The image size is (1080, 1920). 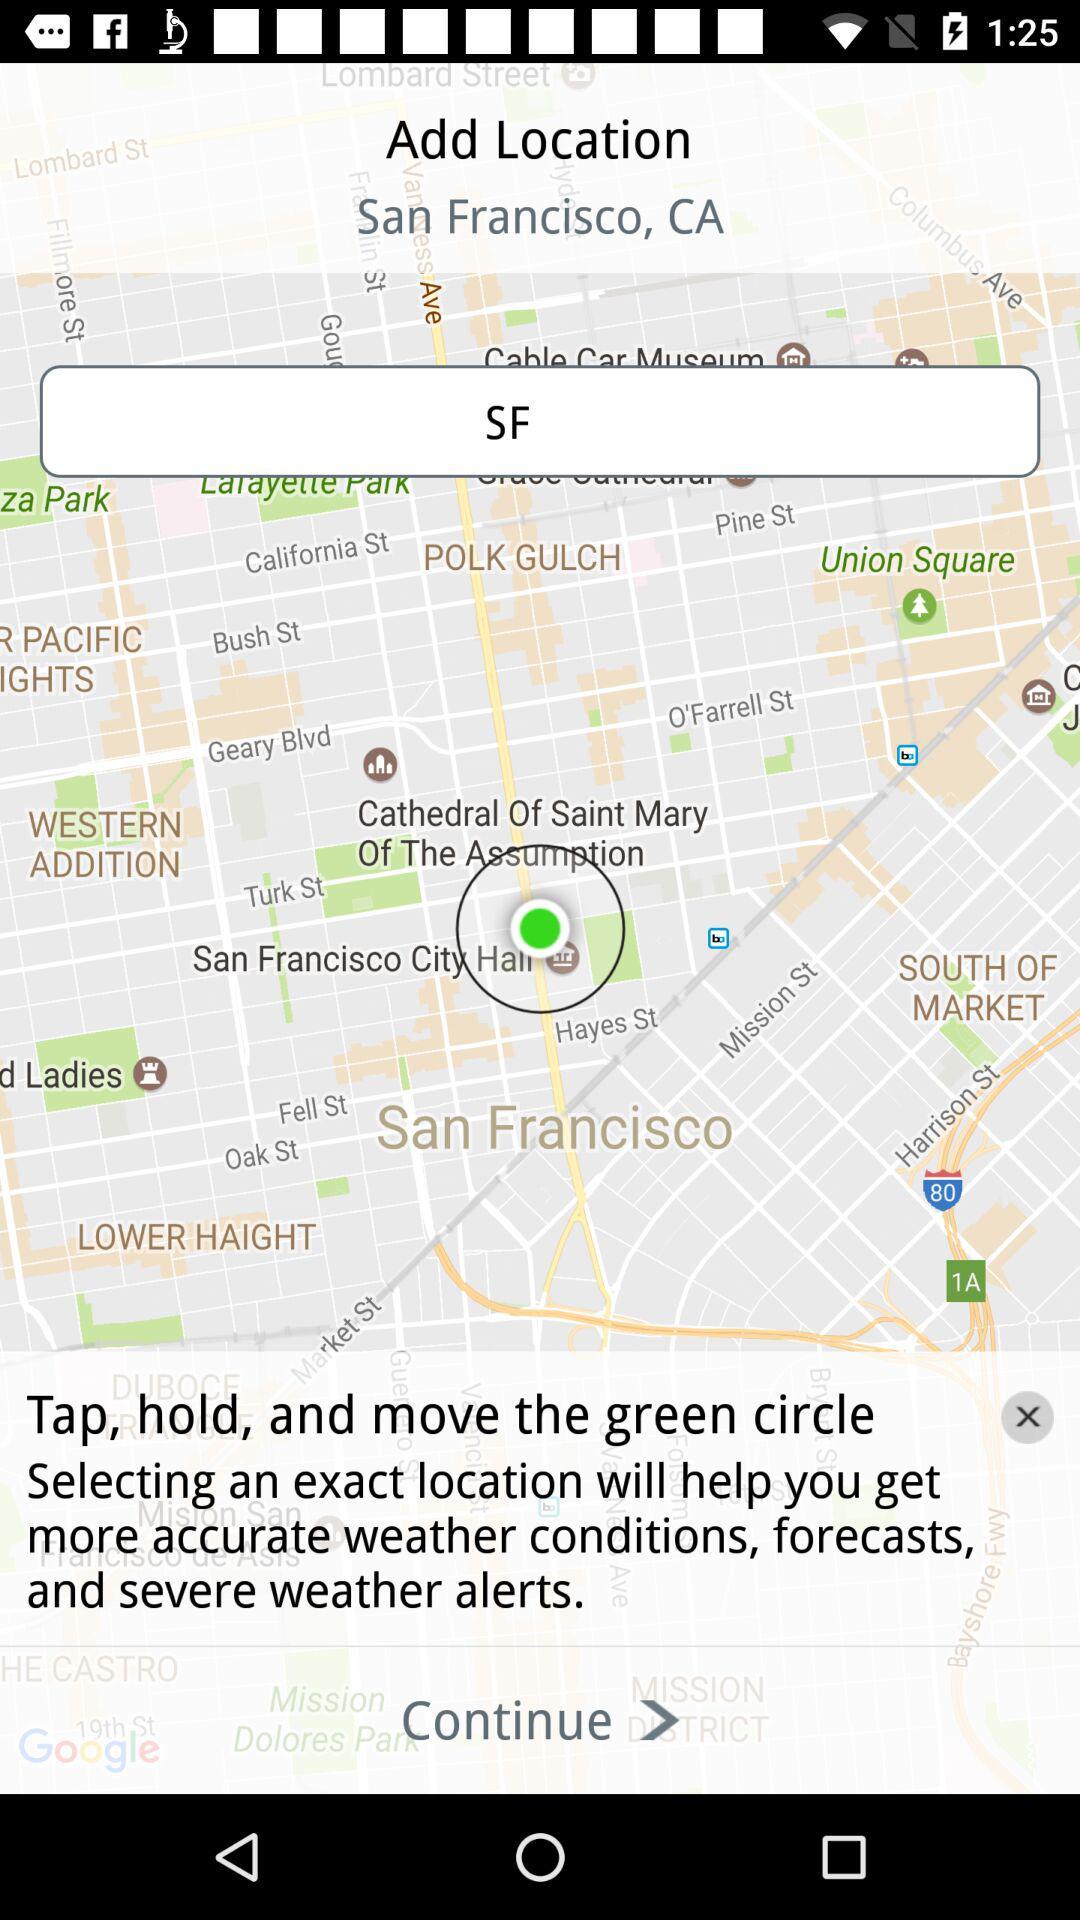 I want to click on the item below the sf, so click(x=1027, y=1416).